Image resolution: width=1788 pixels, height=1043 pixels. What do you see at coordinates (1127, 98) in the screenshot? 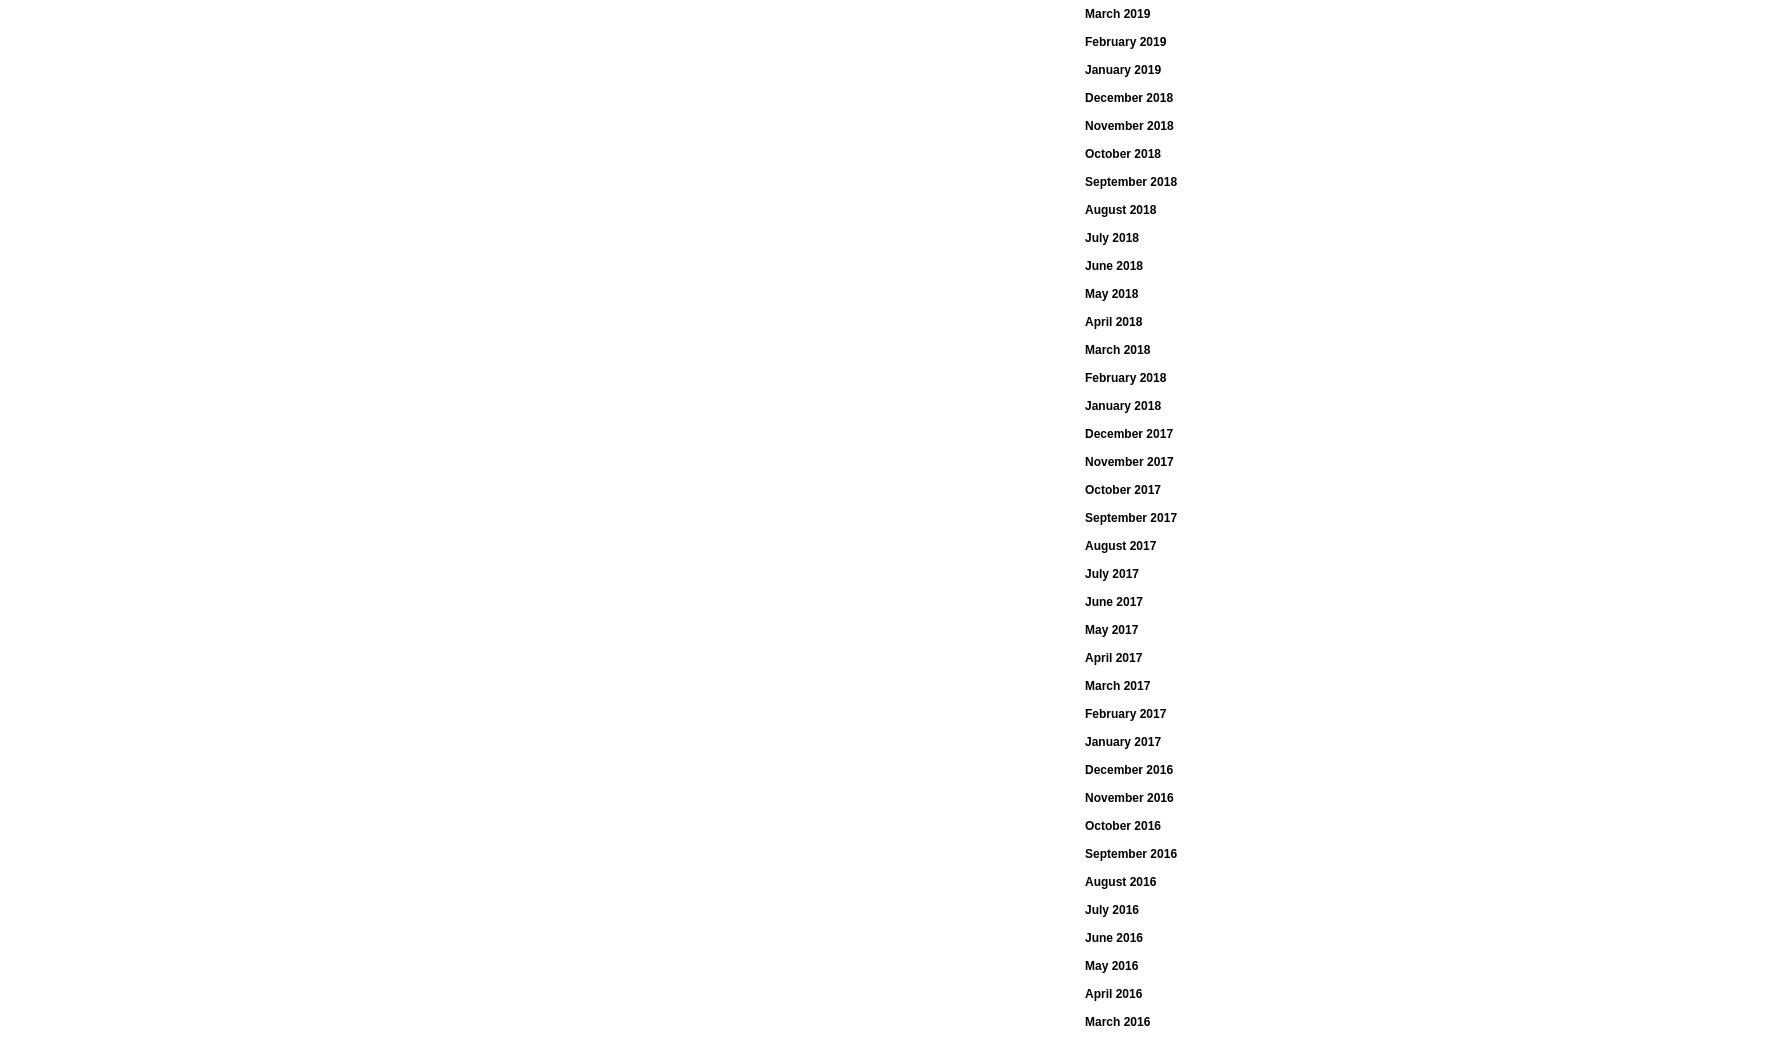
I see `'December 2018'` at bounding box center [1127, 98].